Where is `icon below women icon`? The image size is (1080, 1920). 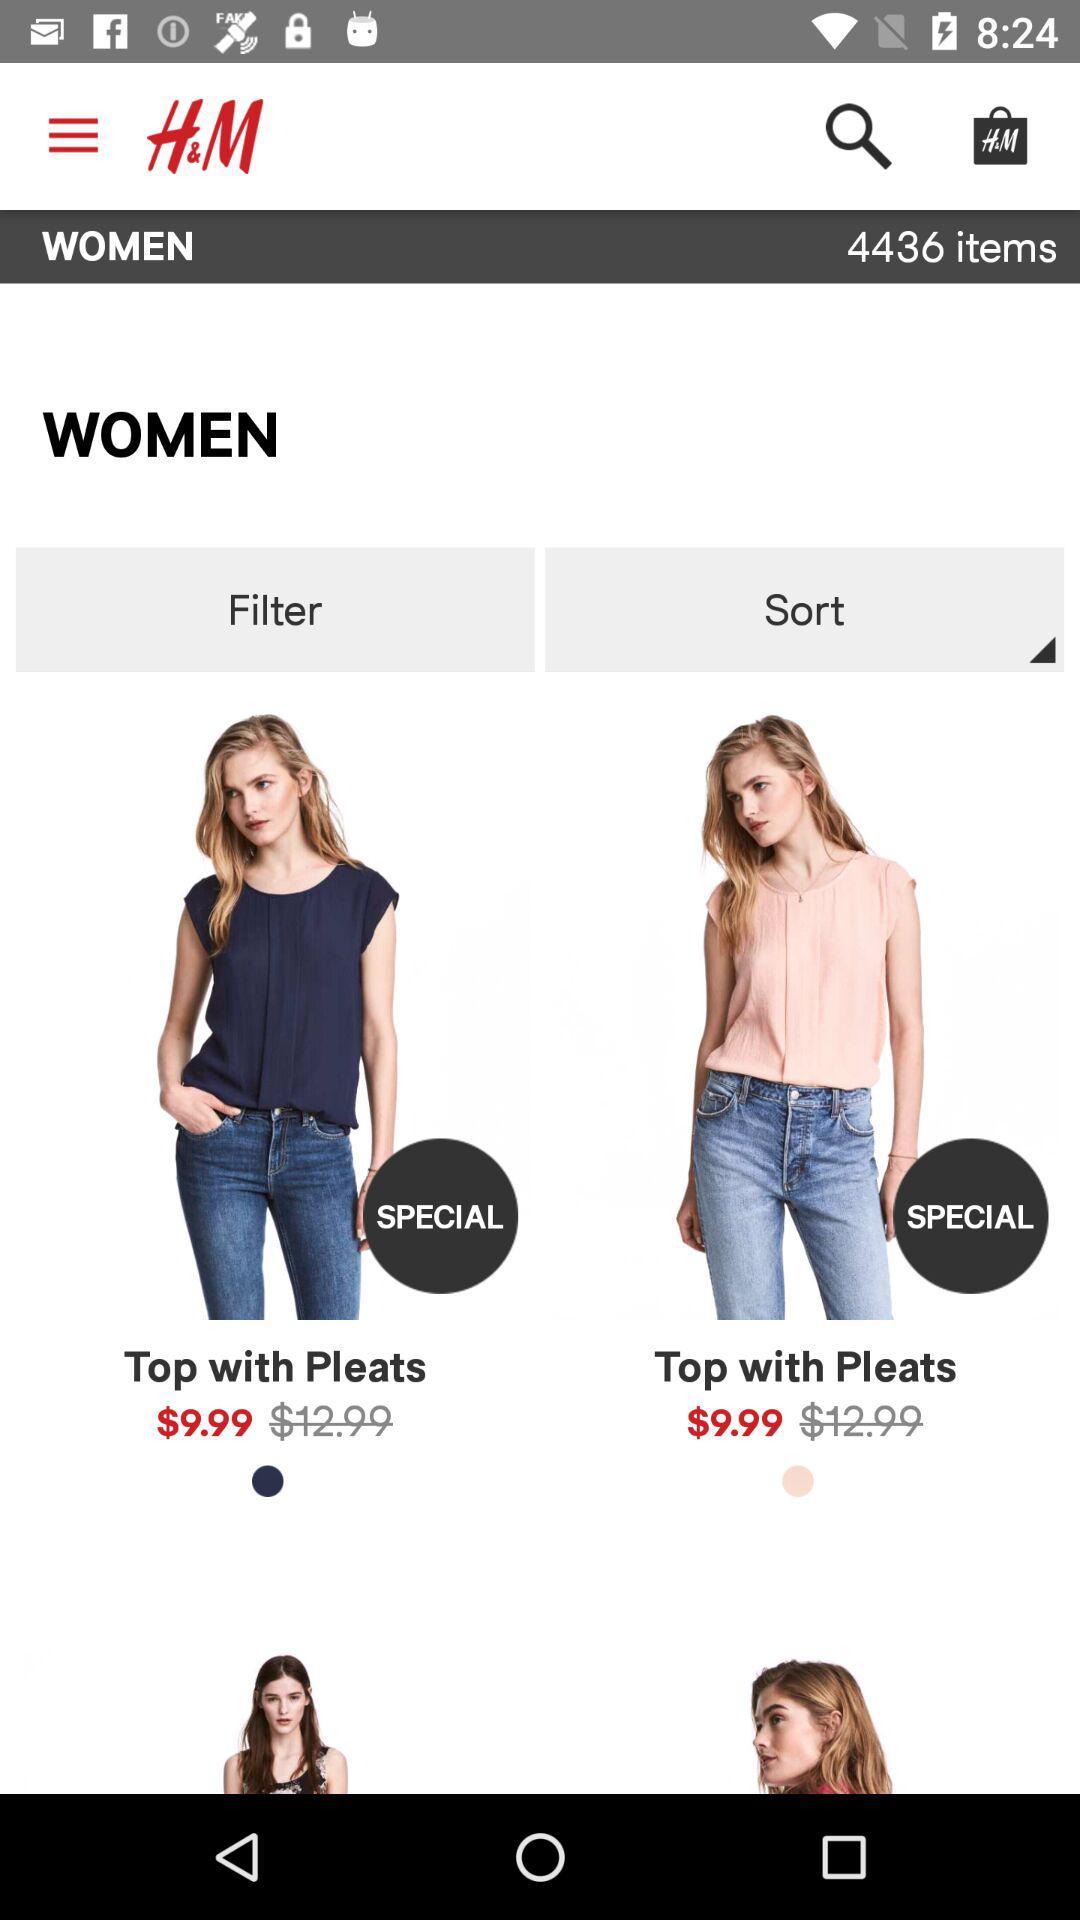 icon below women icon is located at coordinates (275, 609).